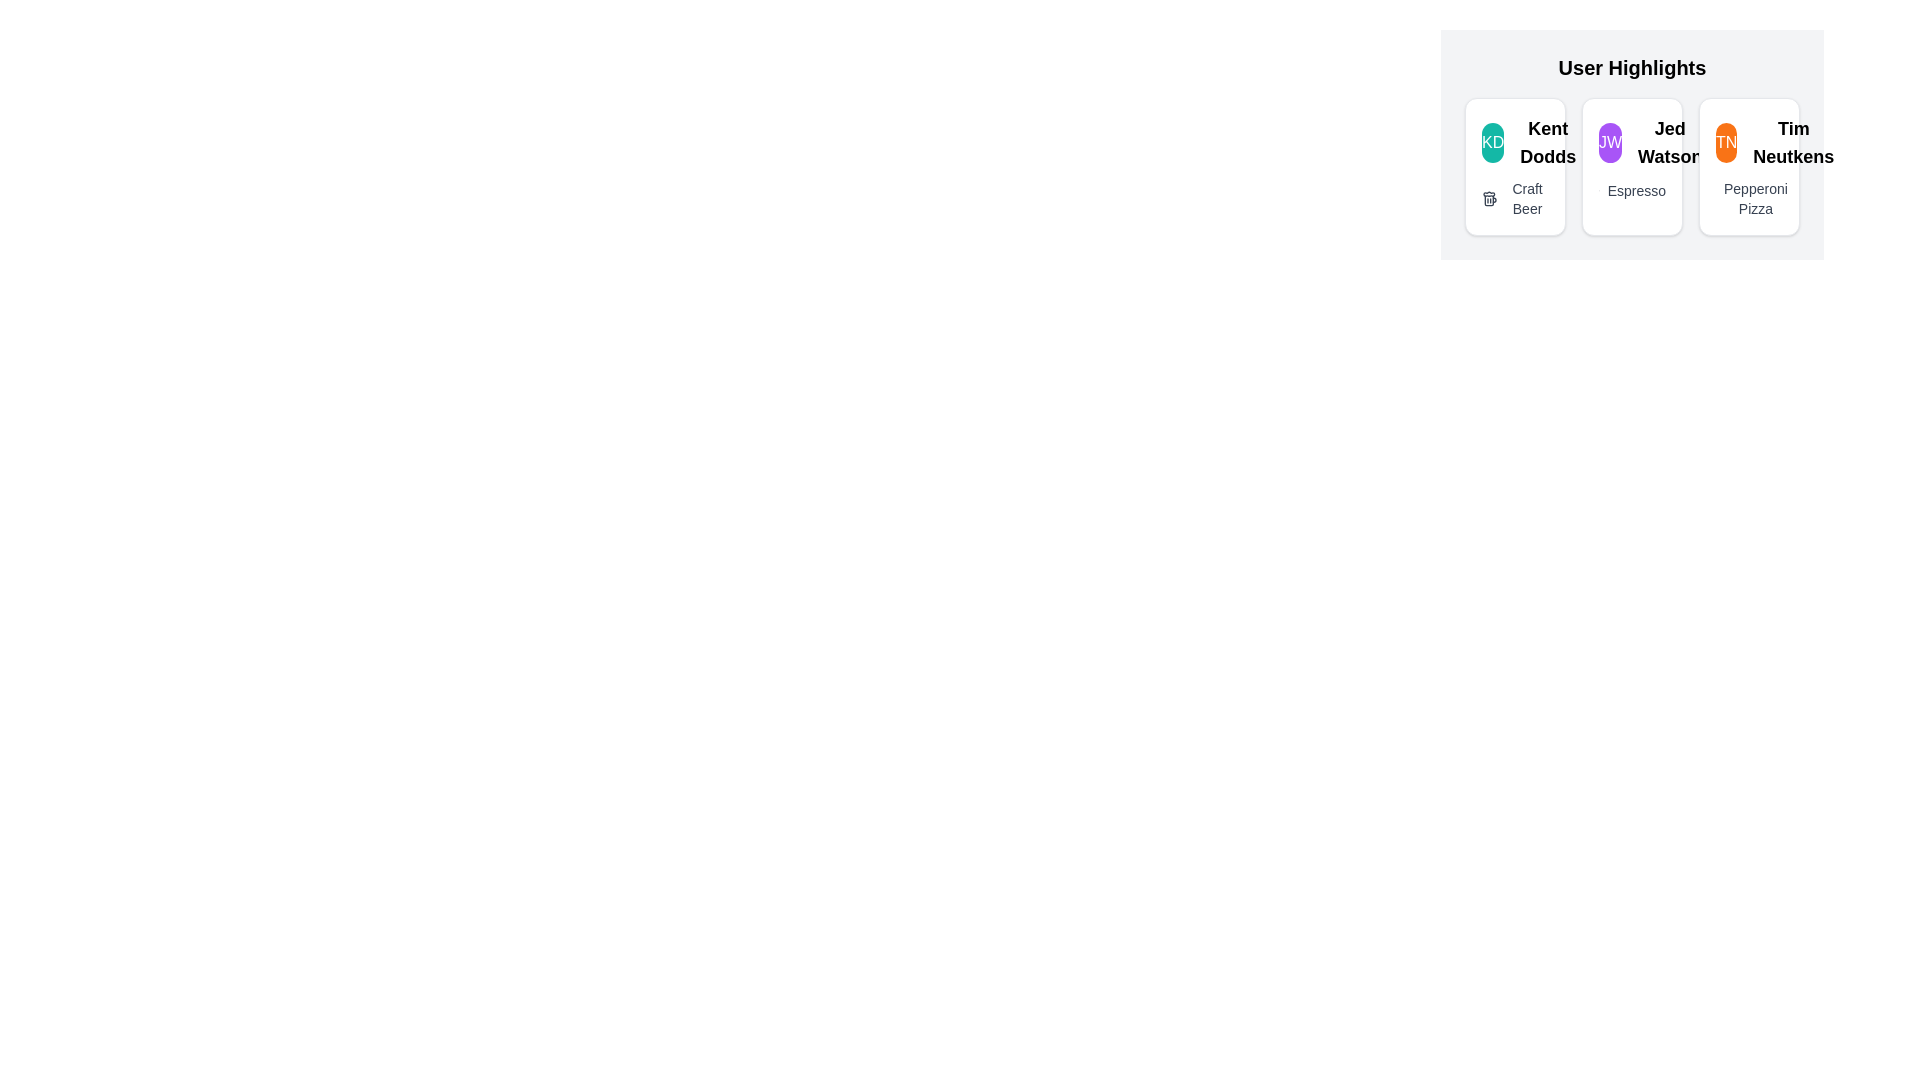 The width and height of the screenshot is (1920, 1080). I want to click on the name 'Tim Neutkens' in the Profile preview component, so click(1748, 141).